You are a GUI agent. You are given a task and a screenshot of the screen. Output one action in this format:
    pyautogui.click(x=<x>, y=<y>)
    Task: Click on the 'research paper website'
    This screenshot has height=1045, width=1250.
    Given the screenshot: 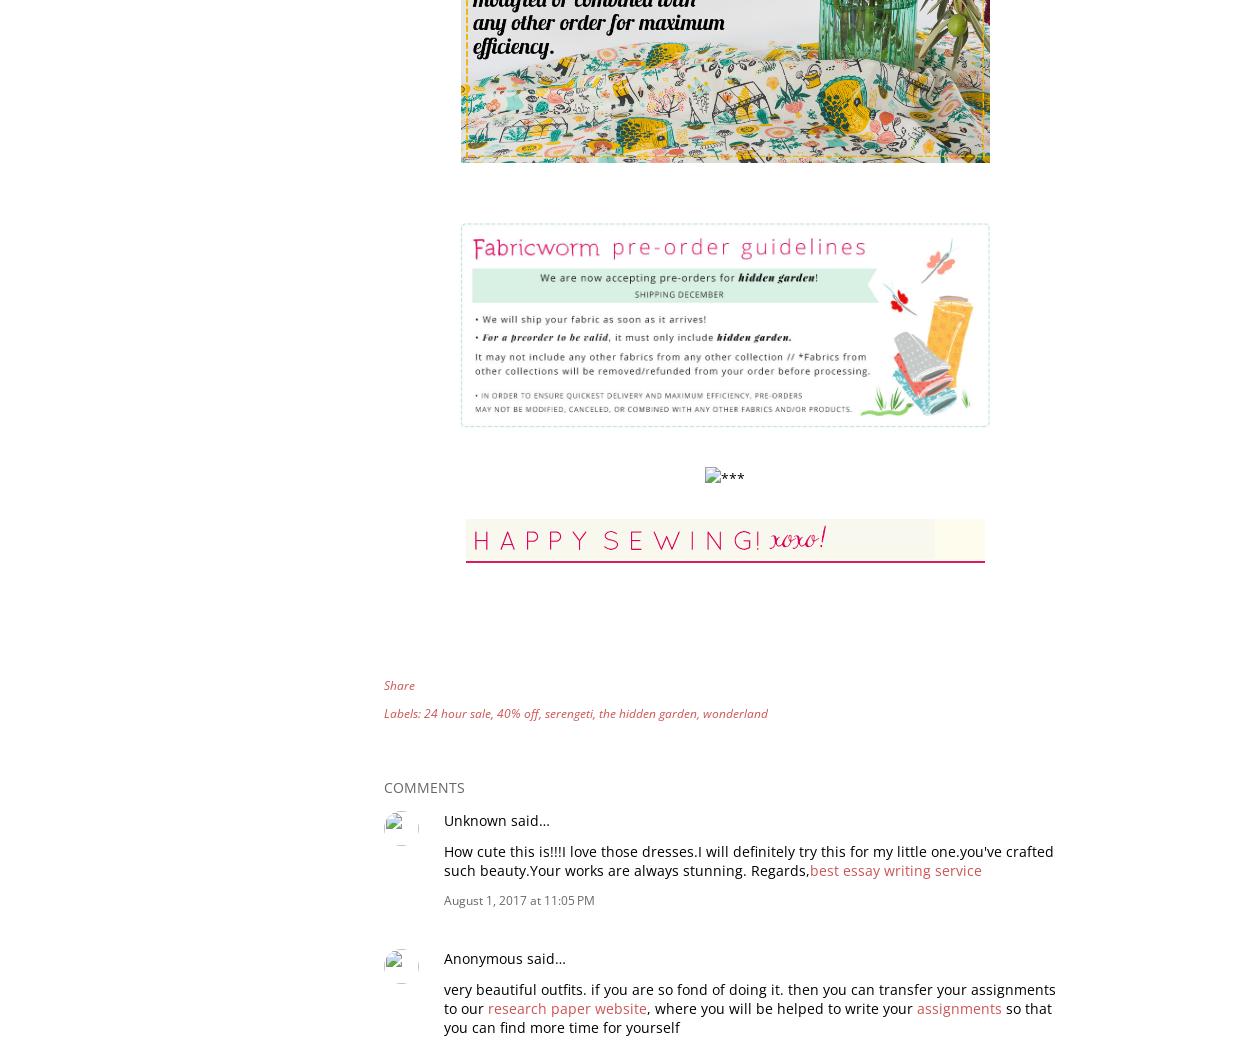 What is the action you would take?
    pyautogui.click(x=566, y=1007)
    